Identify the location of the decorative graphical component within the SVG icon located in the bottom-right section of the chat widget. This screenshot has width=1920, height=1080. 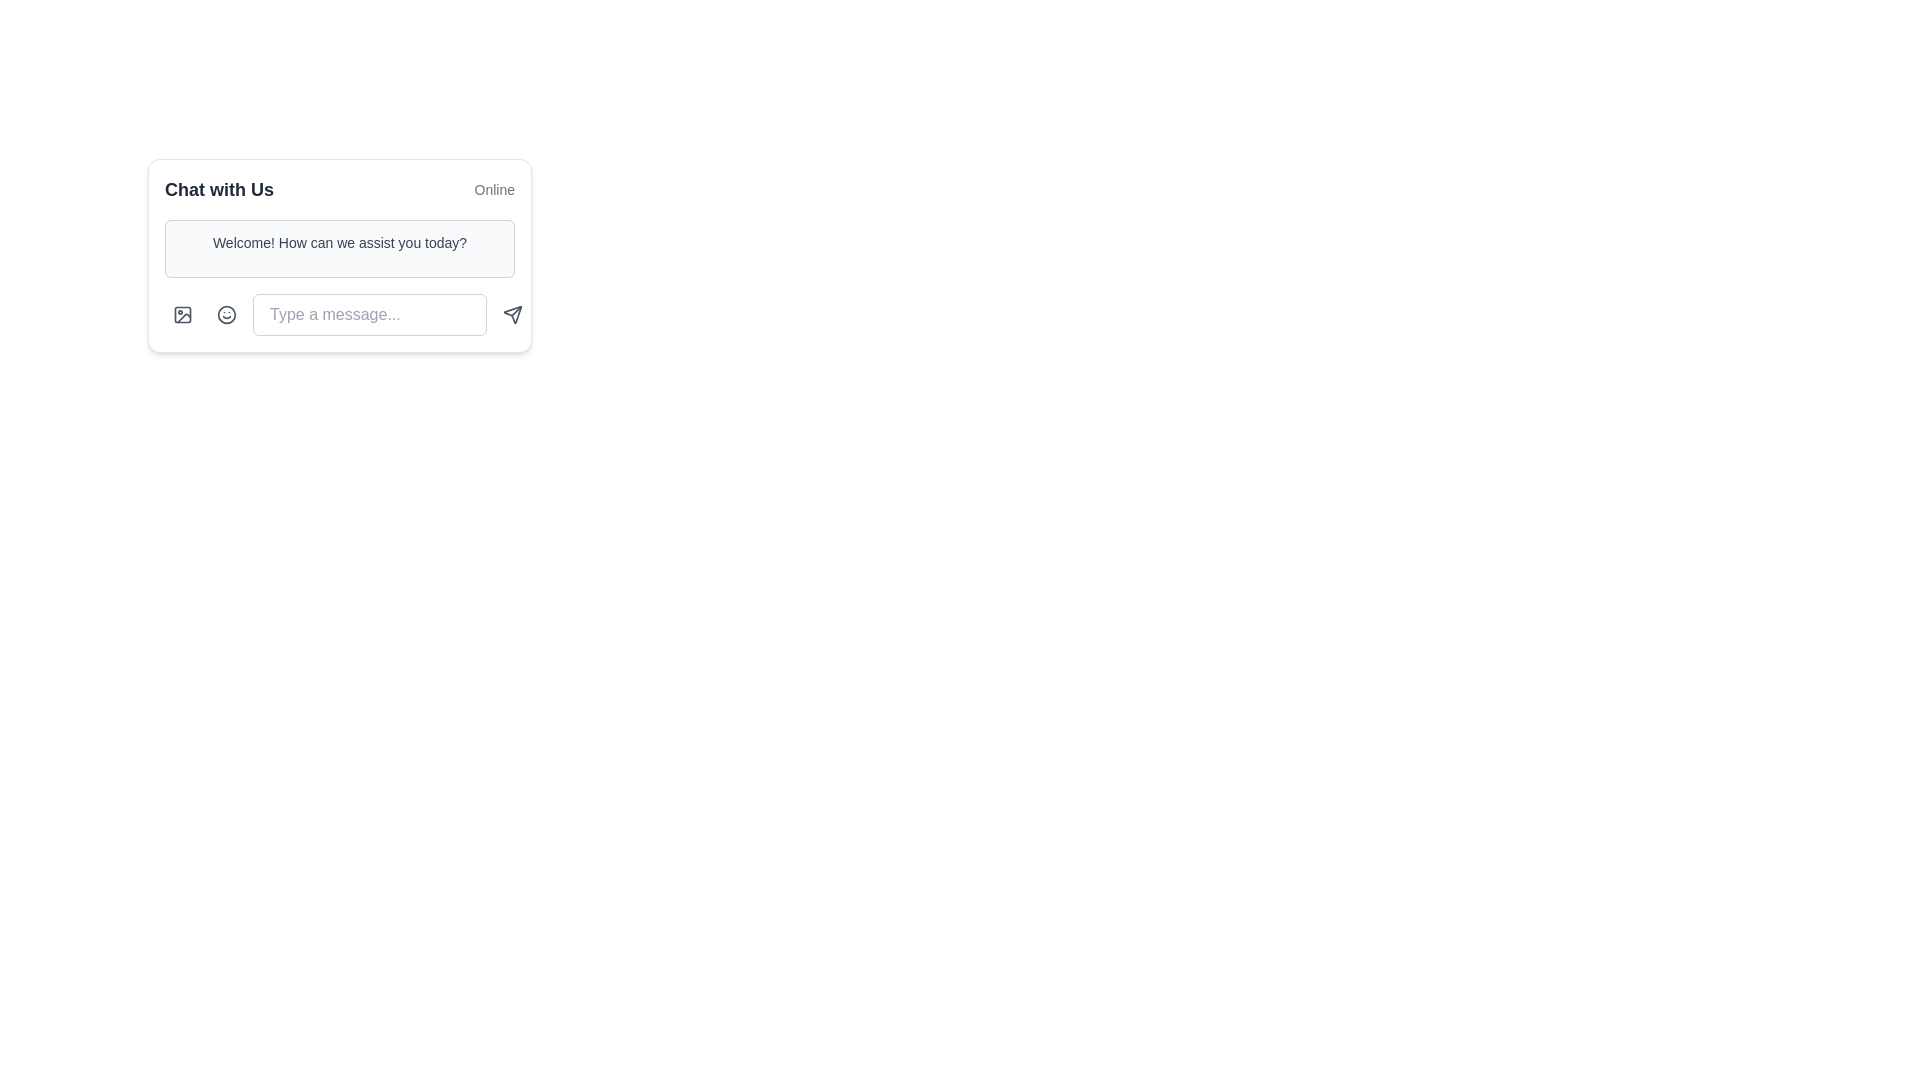
(182, 315).